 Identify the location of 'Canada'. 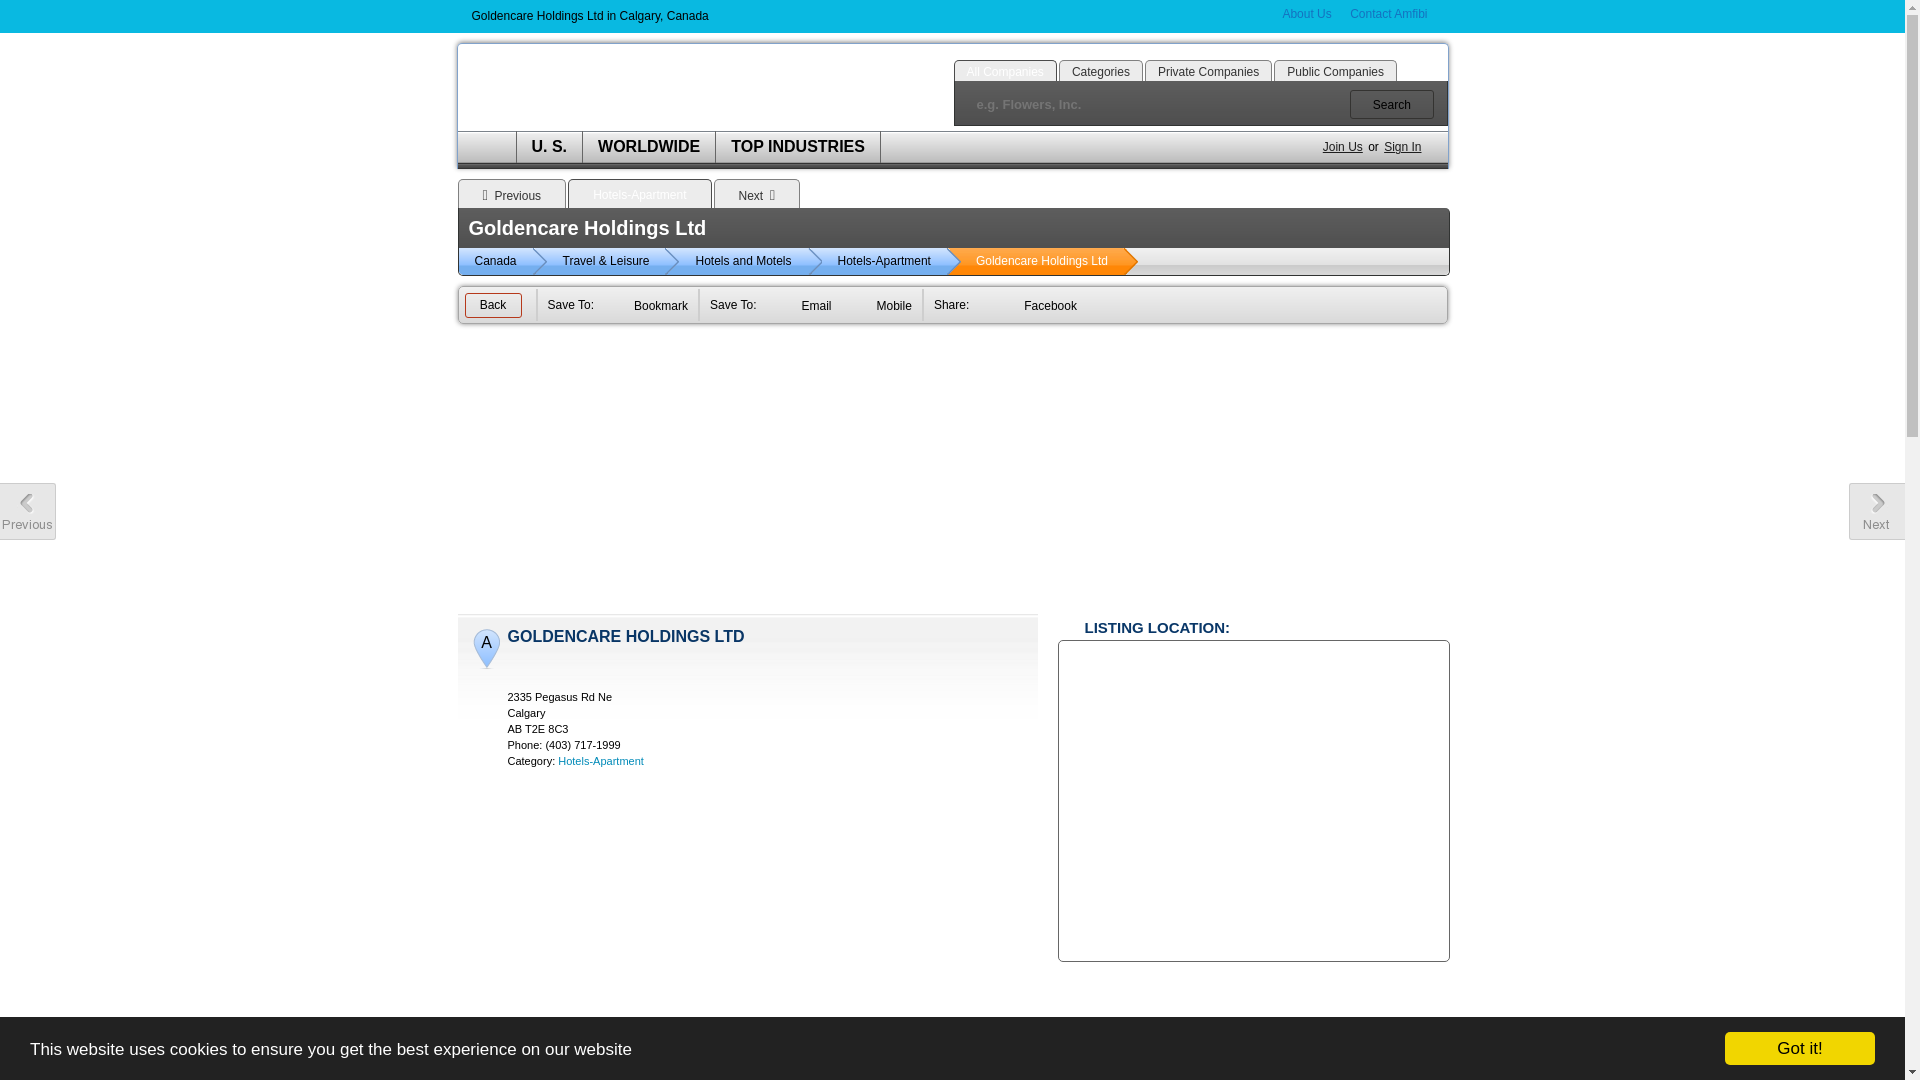
(502, 260).